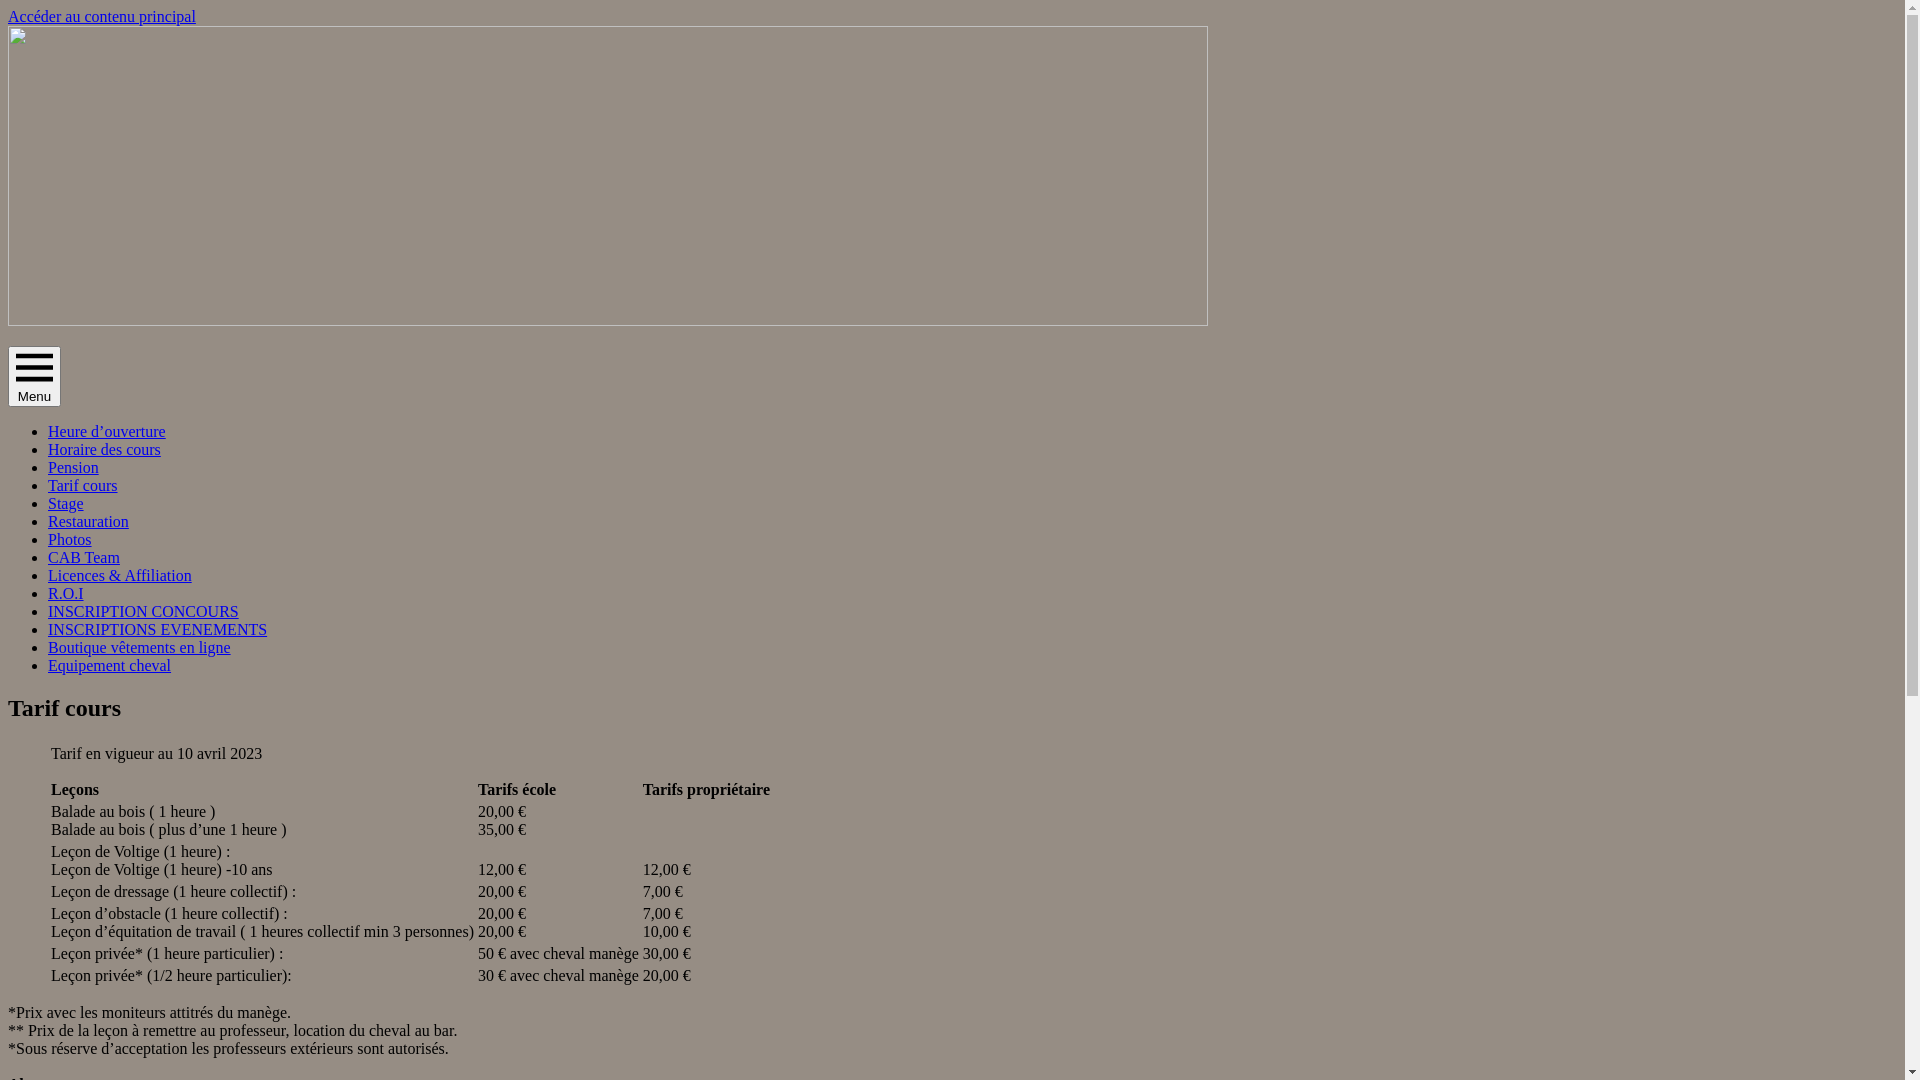 The image size is (1920, 1080). Describe the element at coordinates (156, 628) in the screenshot. I see `'INSCRIPTIONS EVENEMENTS'` at that location.